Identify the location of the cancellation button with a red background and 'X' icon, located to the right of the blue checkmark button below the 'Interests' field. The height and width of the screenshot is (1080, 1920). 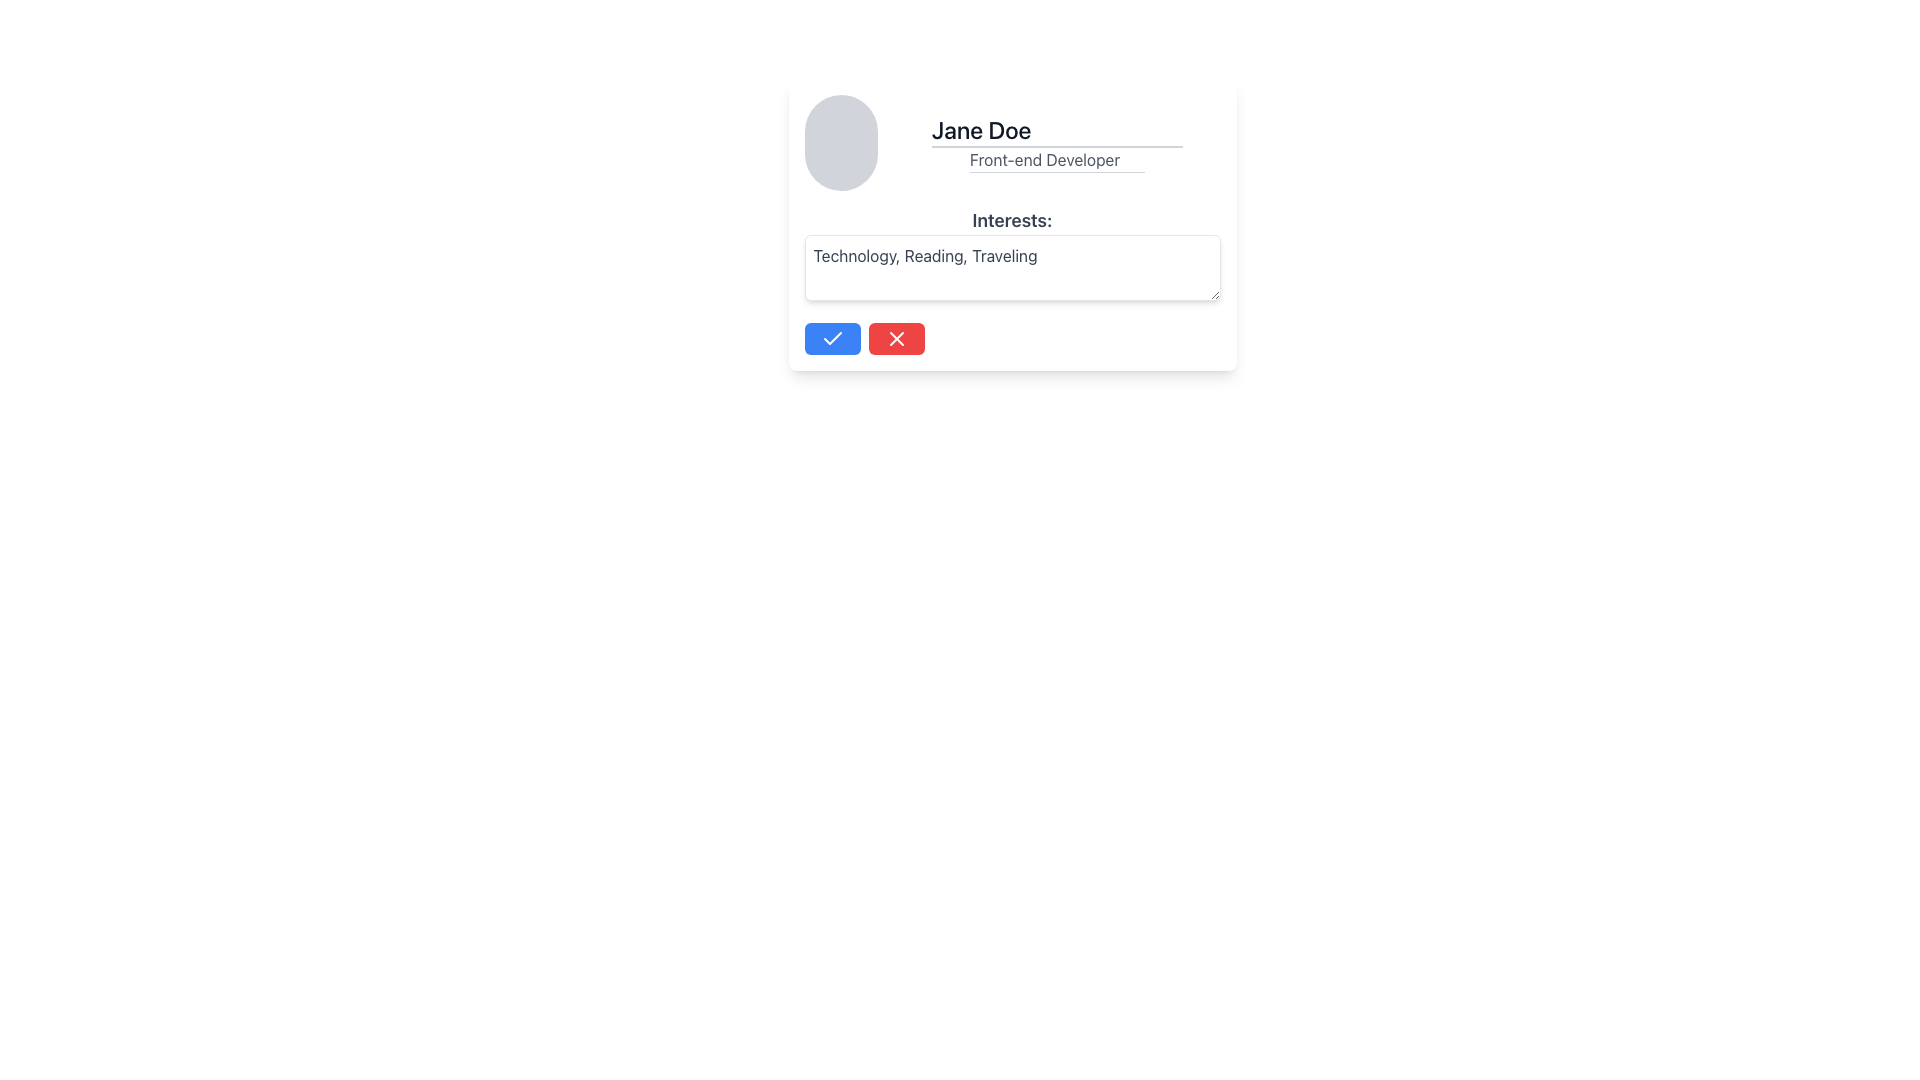
(895, 338).